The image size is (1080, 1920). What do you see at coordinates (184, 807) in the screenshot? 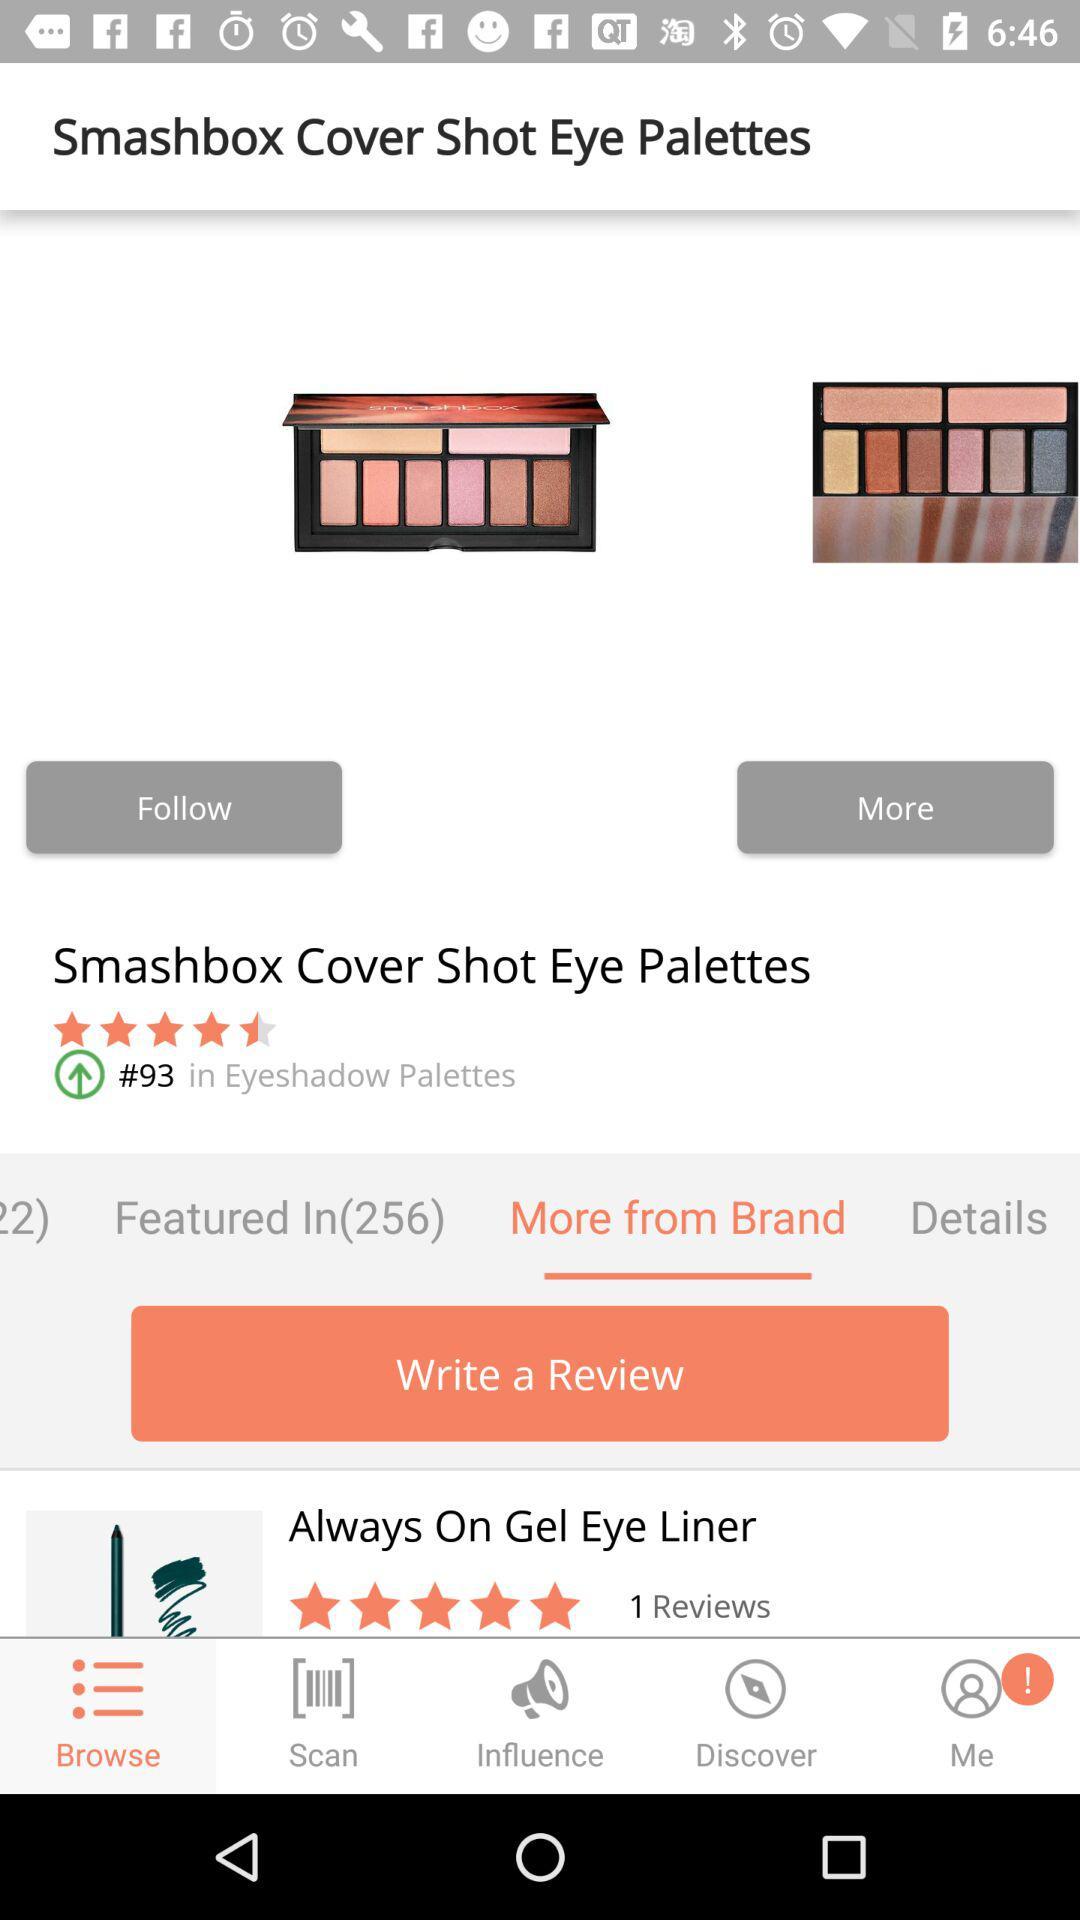
I see `item to the left of more item` at bounding box center [184, 807].